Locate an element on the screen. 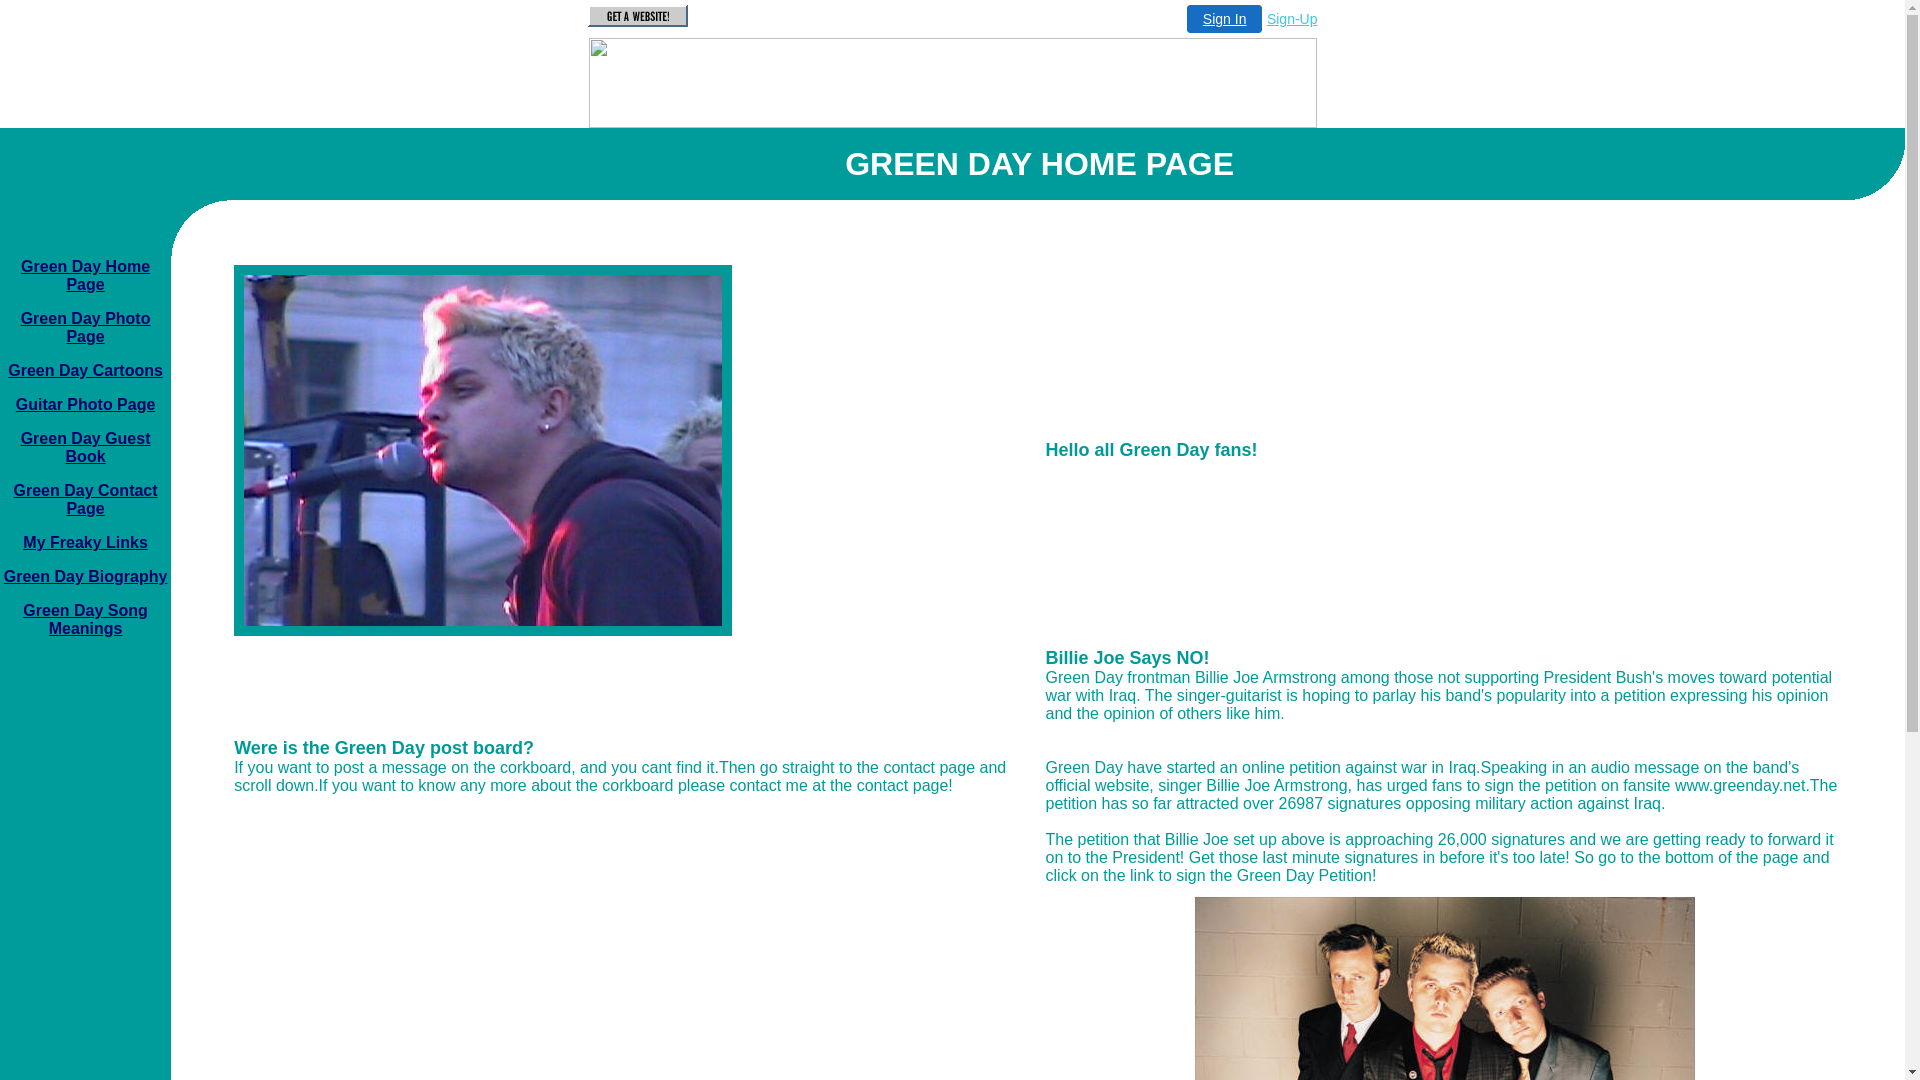  'Green Day Home Page' is located at coordinates (84, 275).